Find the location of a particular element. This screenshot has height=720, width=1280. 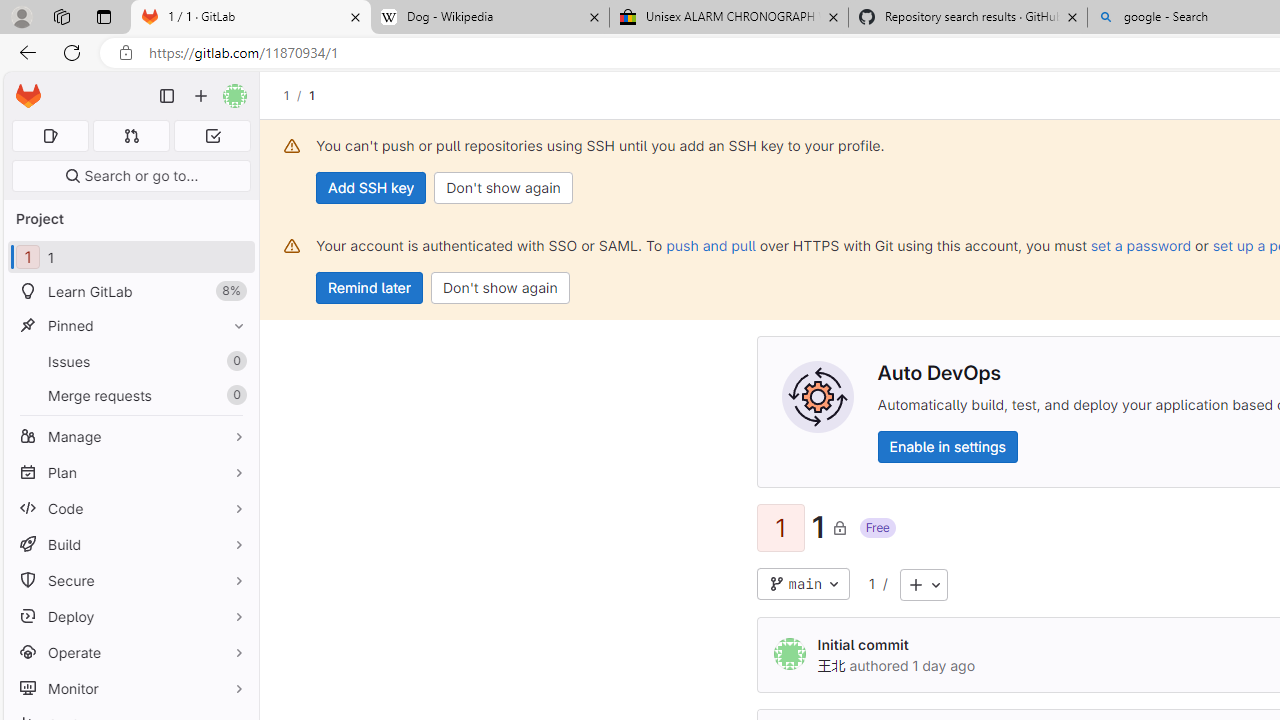

'Build' is located at coordinates (130, 544).